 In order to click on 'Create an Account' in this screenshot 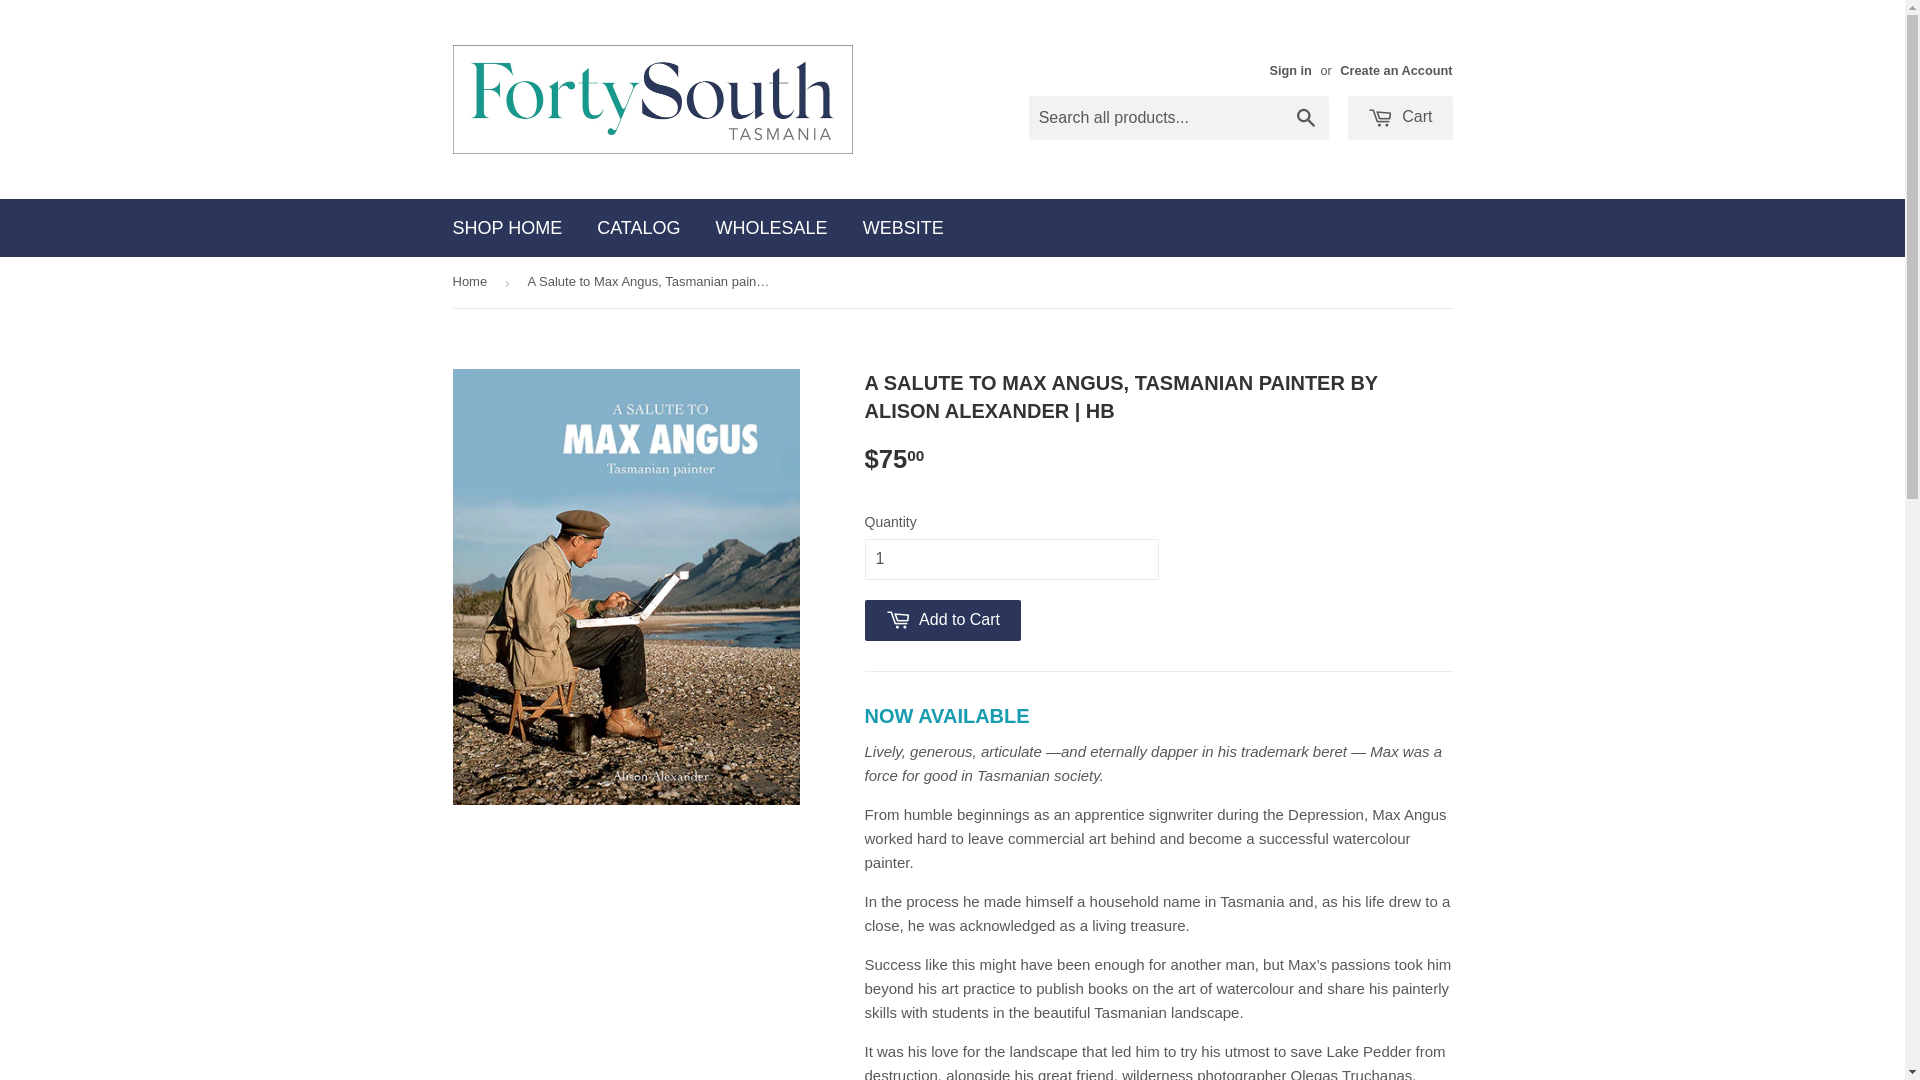, I will do `click(1395, 69)`.